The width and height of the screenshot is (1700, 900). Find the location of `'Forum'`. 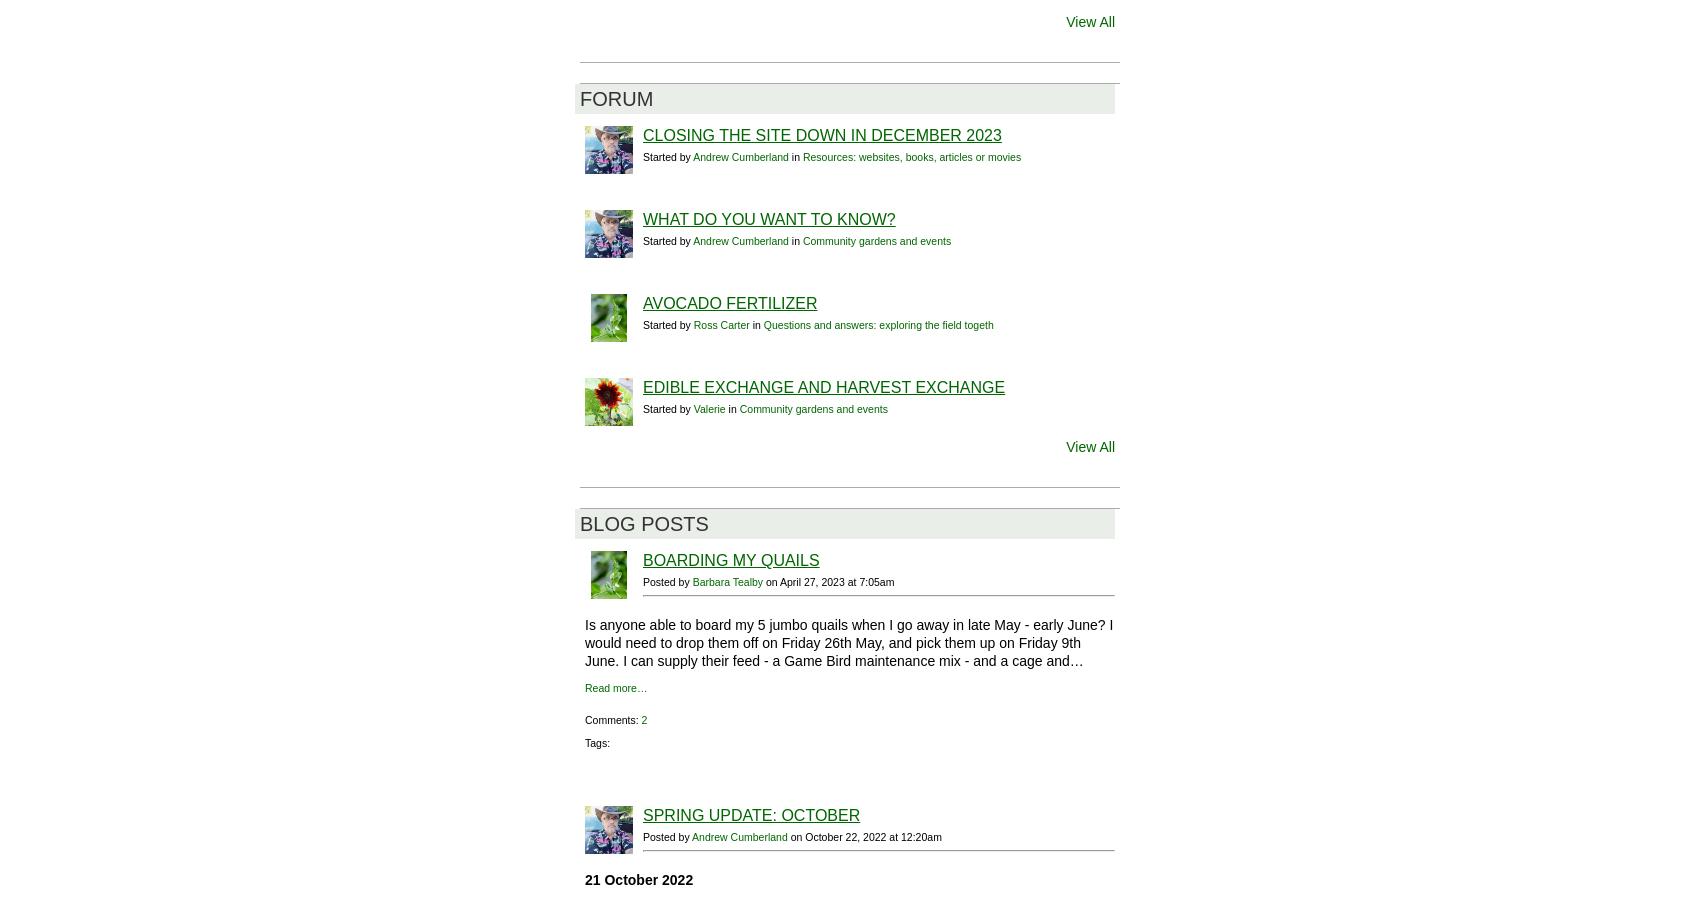

'Forum' is located at coordinates (615, 98).